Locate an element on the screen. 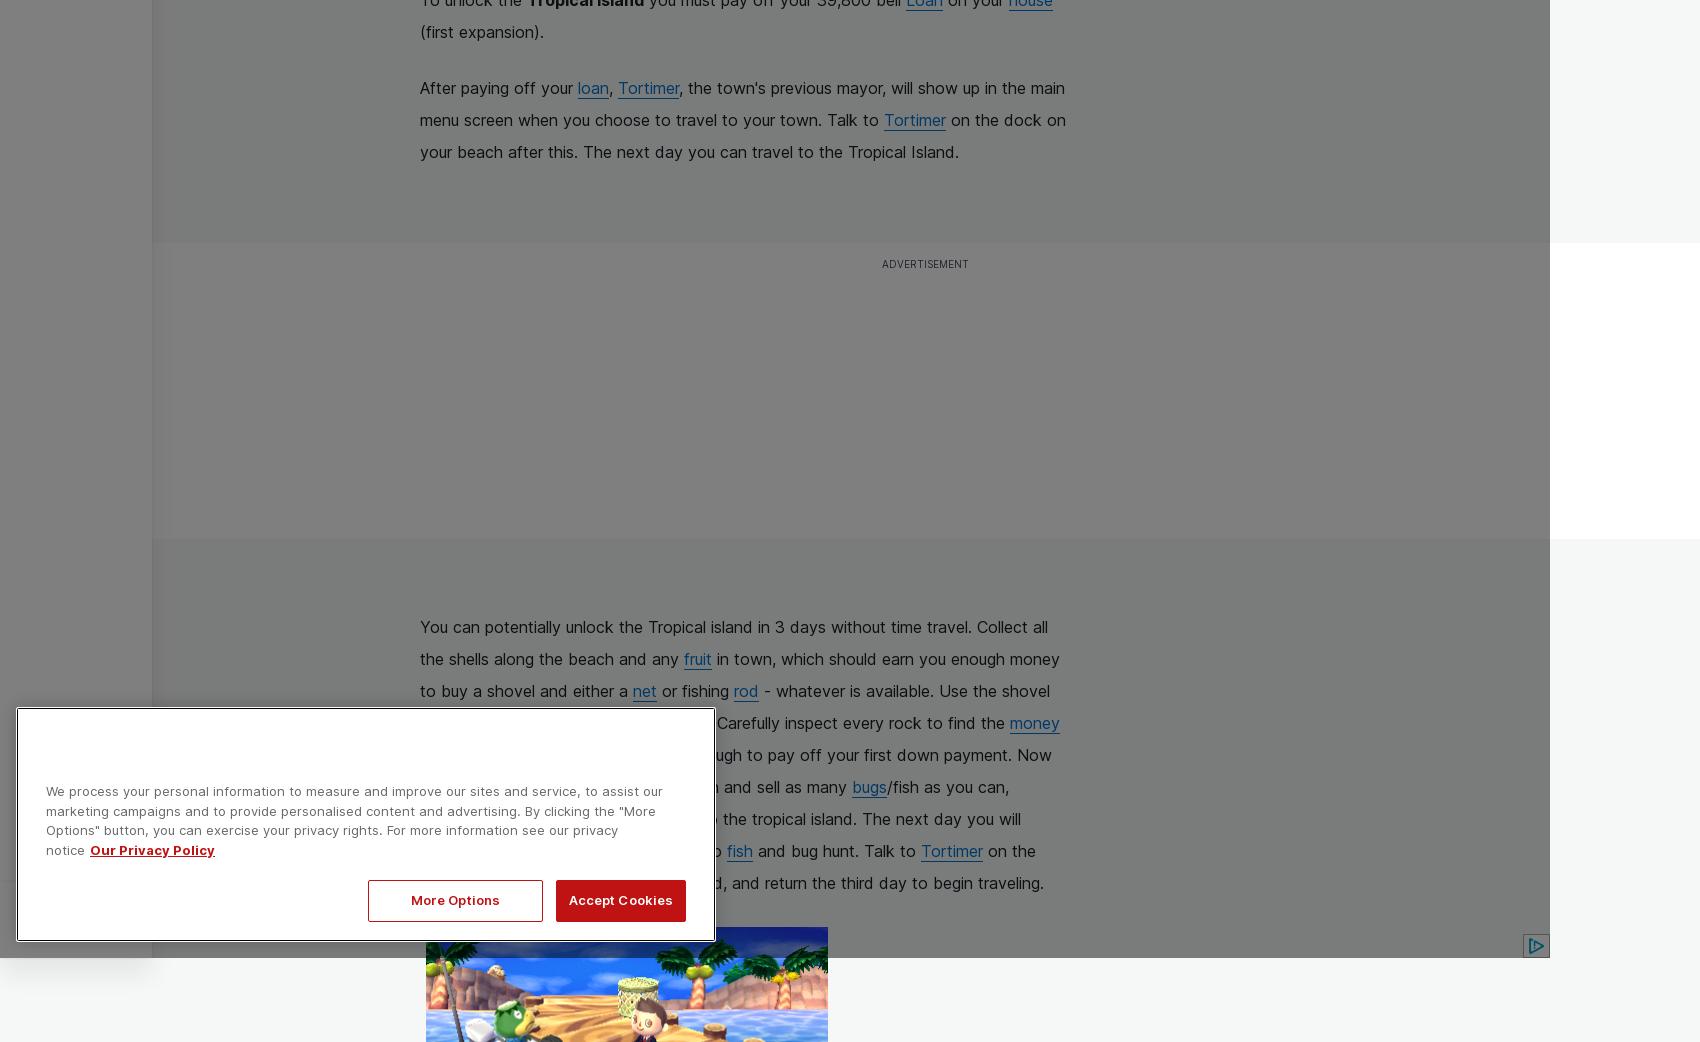 The height and width of the screenshot is (1042, 1700). 'money rock' is located at coordinates (740, 737).